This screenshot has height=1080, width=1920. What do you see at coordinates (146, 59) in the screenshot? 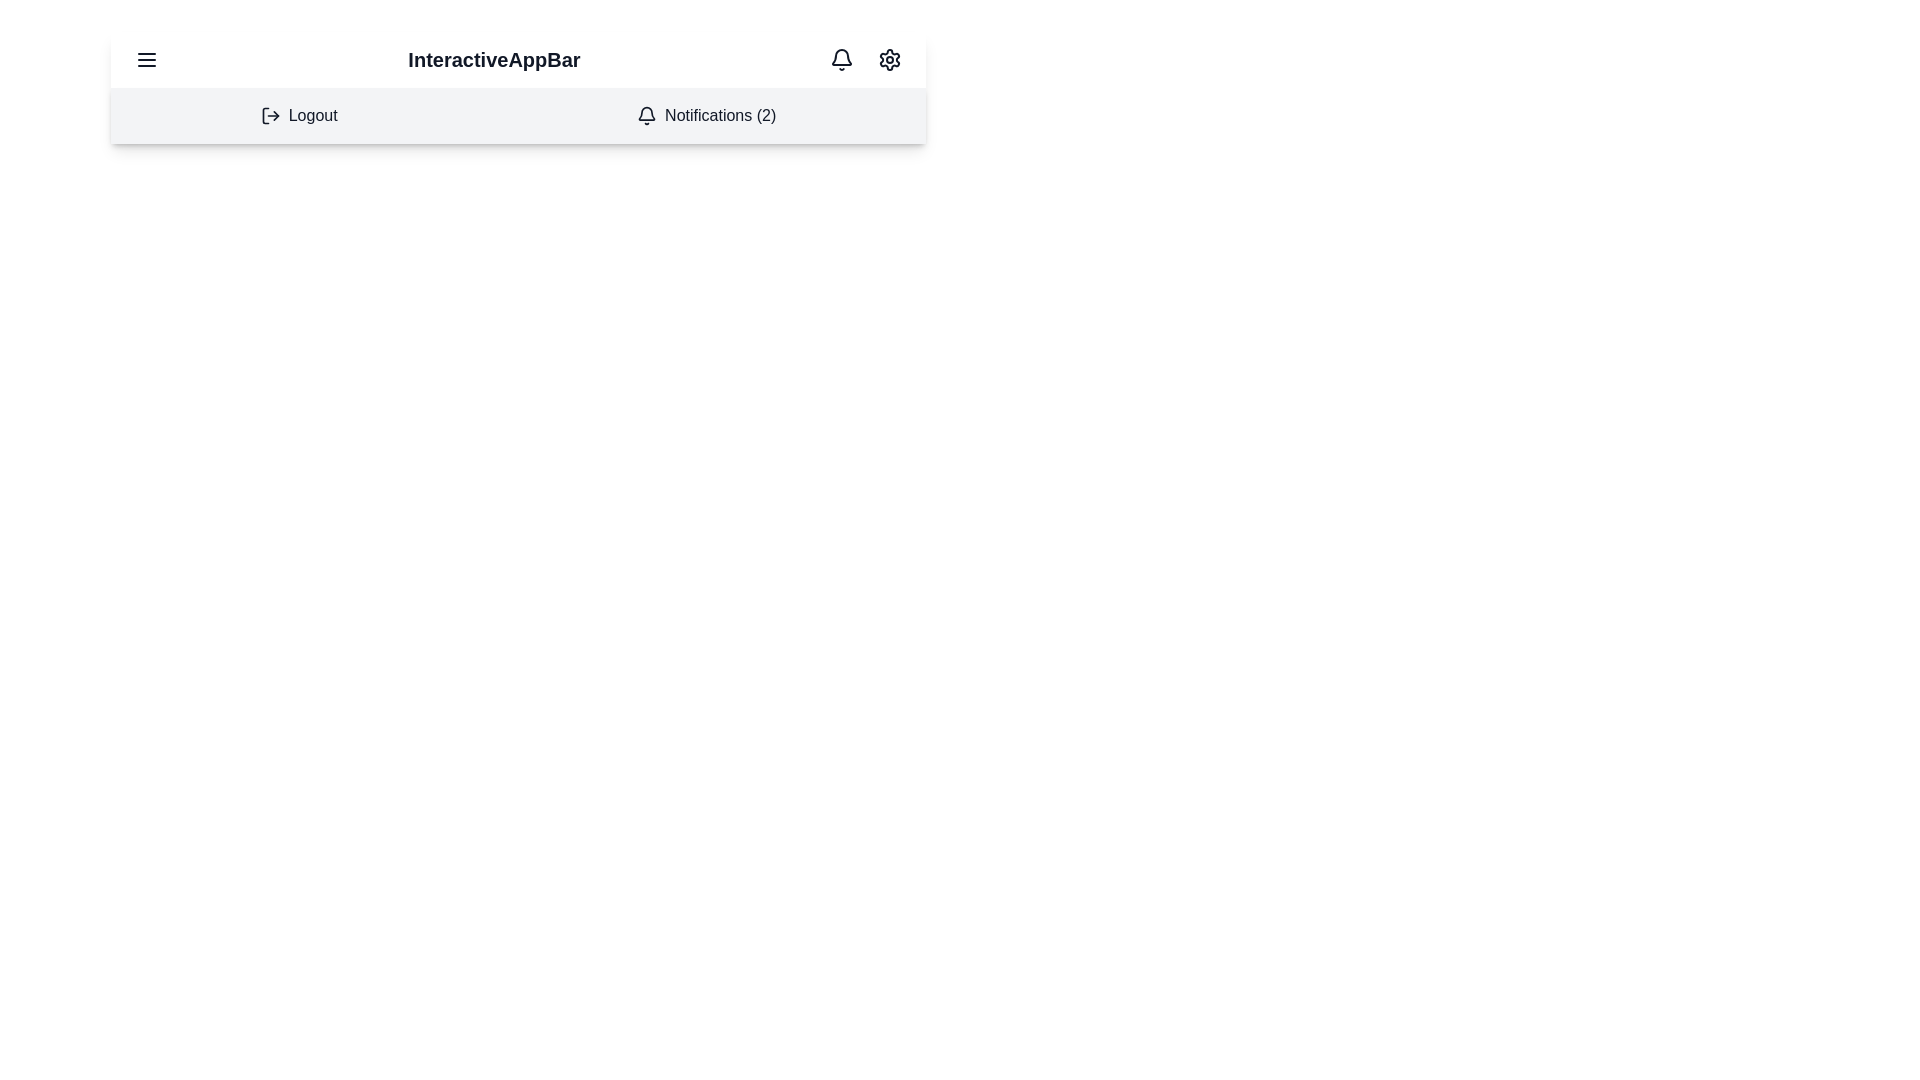
I see `the menu button to toggle the menu visibility` at bounding box center [146, 59].